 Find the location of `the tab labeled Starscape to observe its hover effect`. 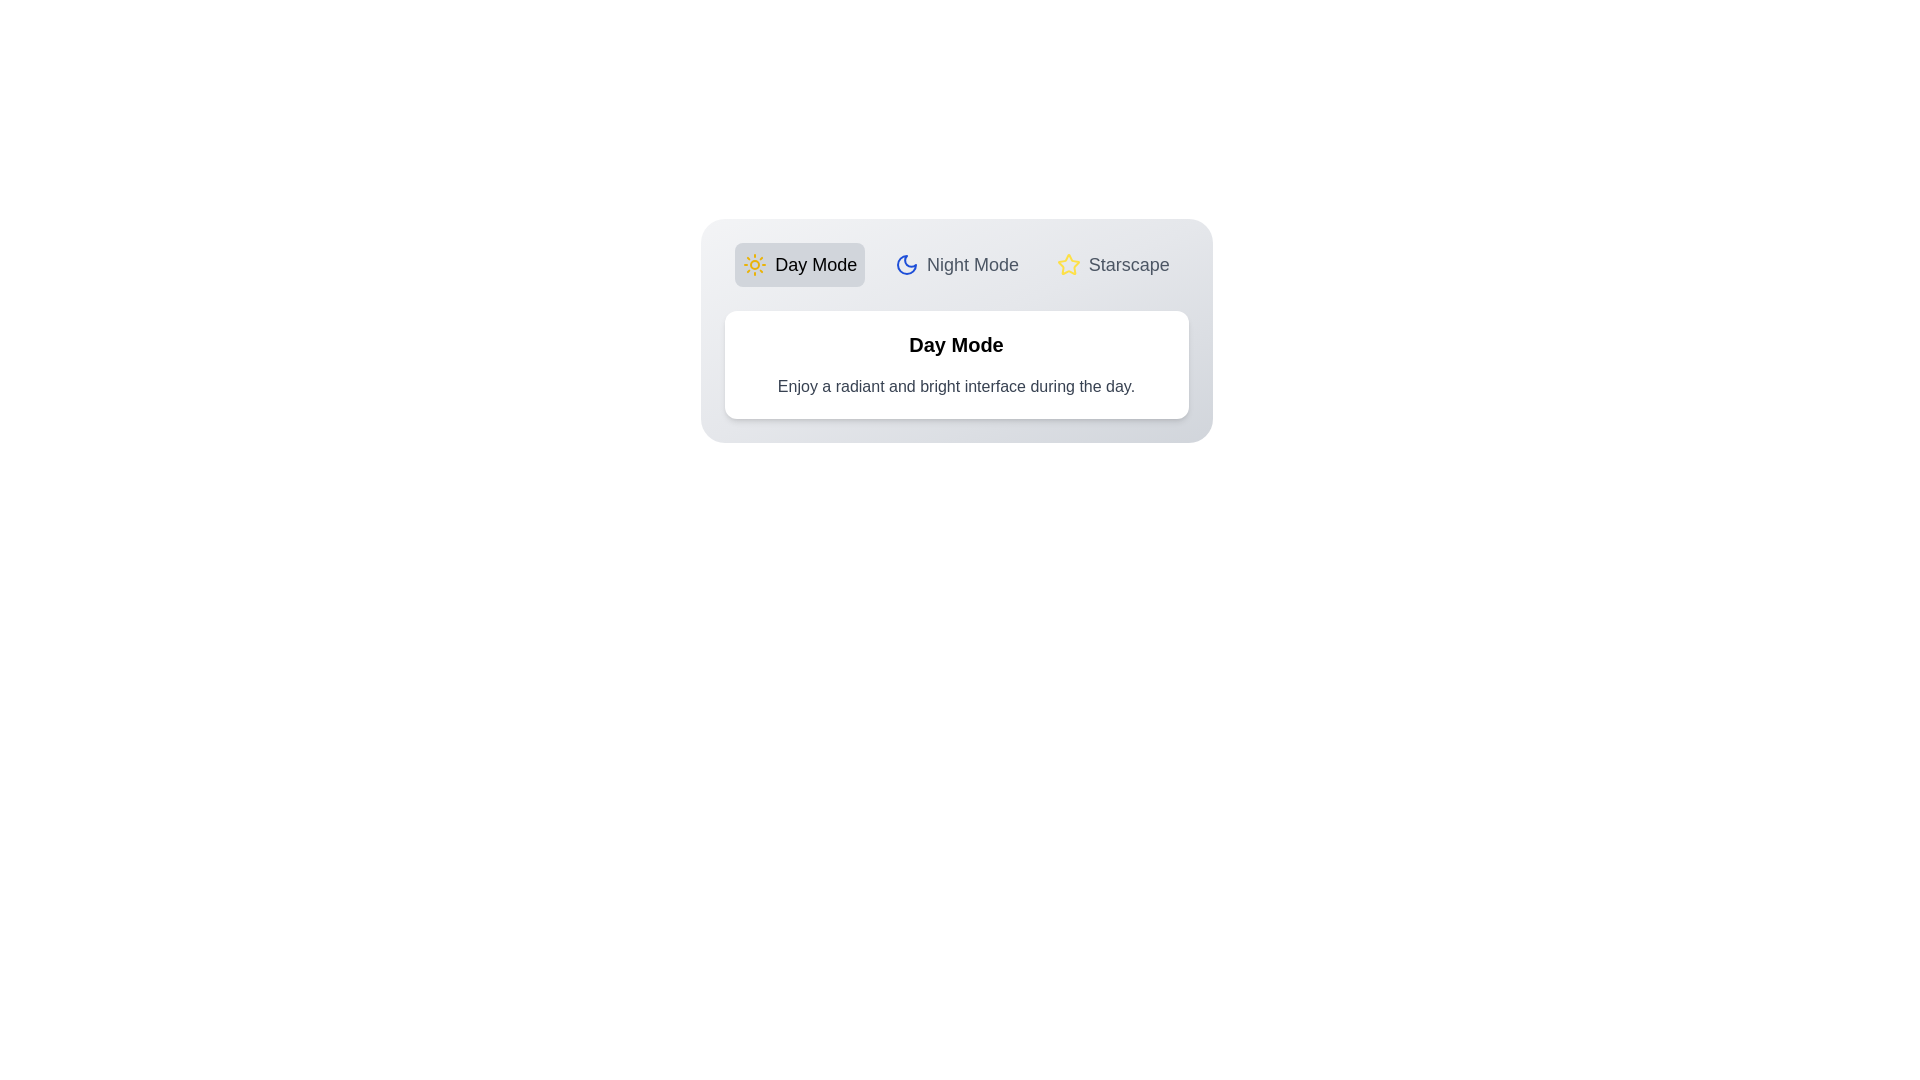

the tab labeled Starscape to observe its hover effect is located at coordinates (1112, 264).